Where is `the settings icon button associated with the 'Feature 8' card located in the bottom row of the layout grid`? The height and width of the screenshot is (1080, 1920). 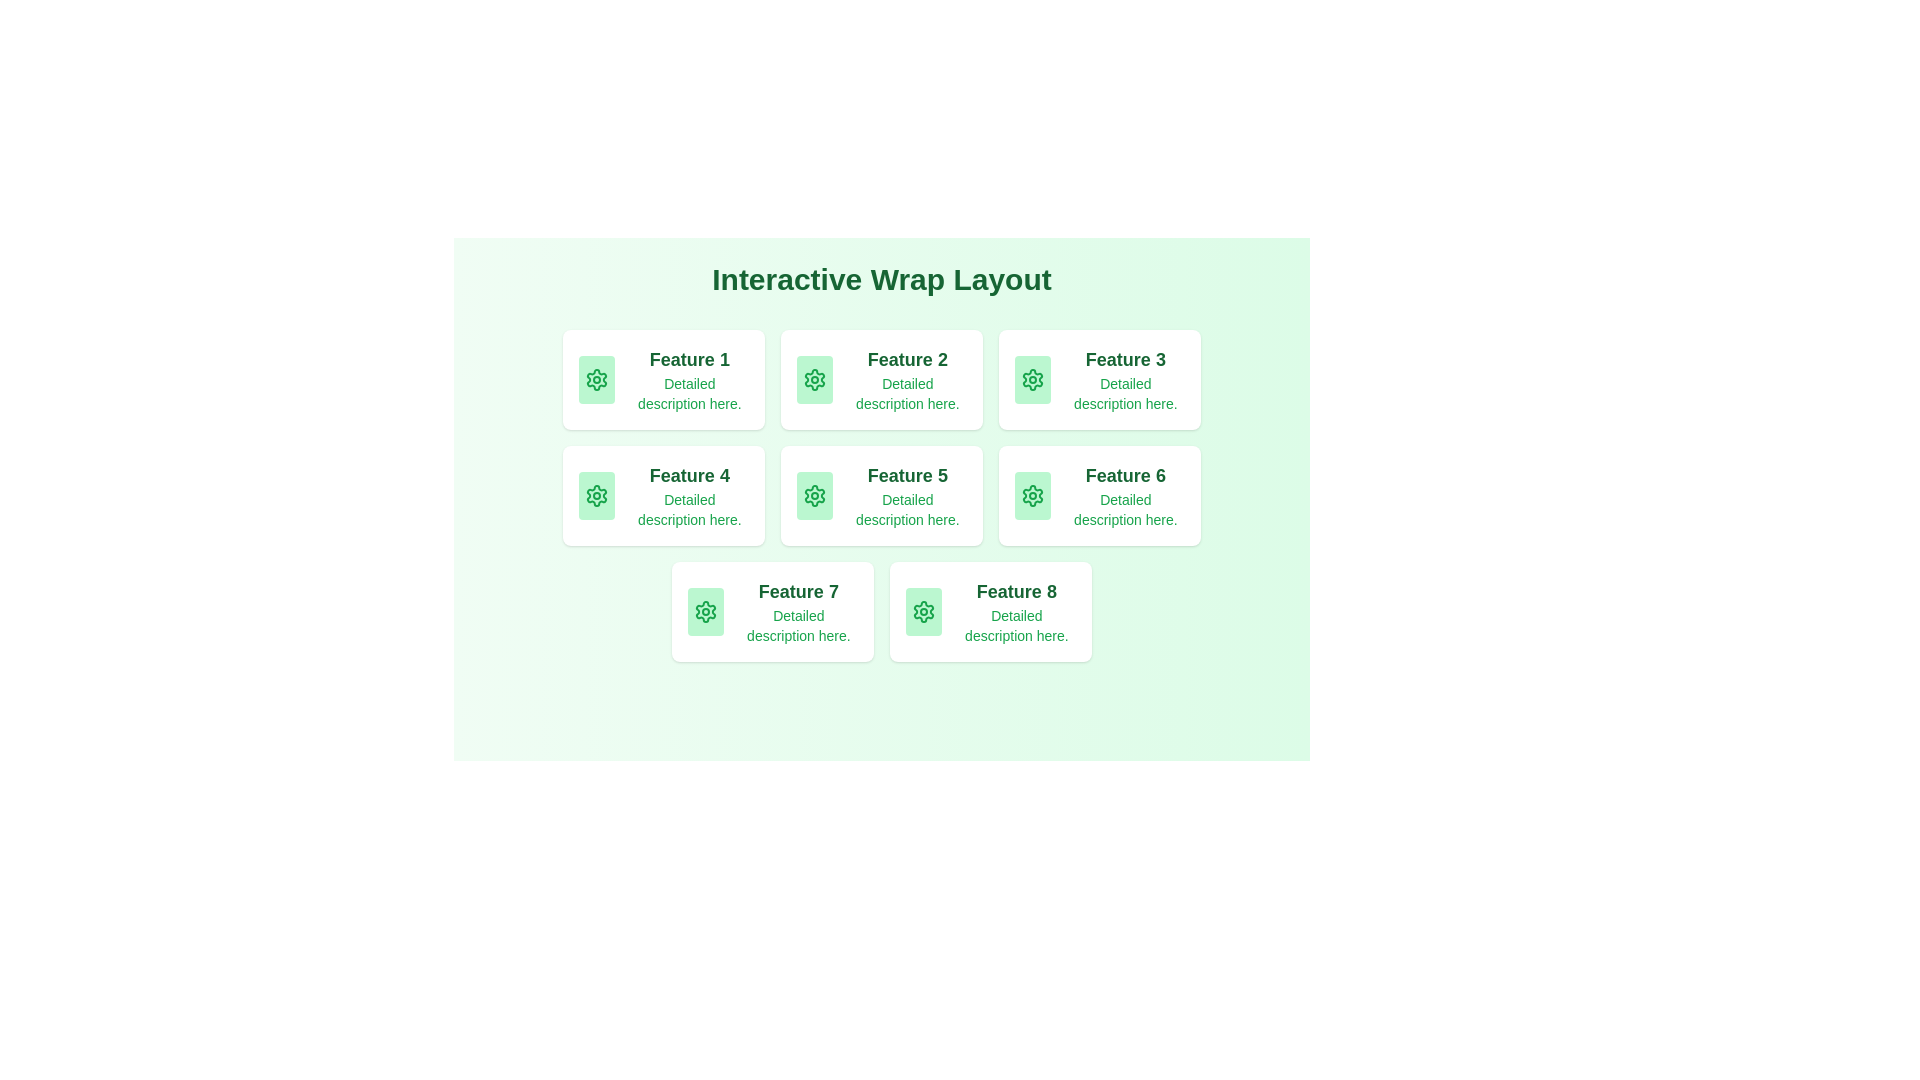
the settings icon button associated with the 'Feature 8' card located in the bottom row of the layout grid is located at coordinates (922, 611).